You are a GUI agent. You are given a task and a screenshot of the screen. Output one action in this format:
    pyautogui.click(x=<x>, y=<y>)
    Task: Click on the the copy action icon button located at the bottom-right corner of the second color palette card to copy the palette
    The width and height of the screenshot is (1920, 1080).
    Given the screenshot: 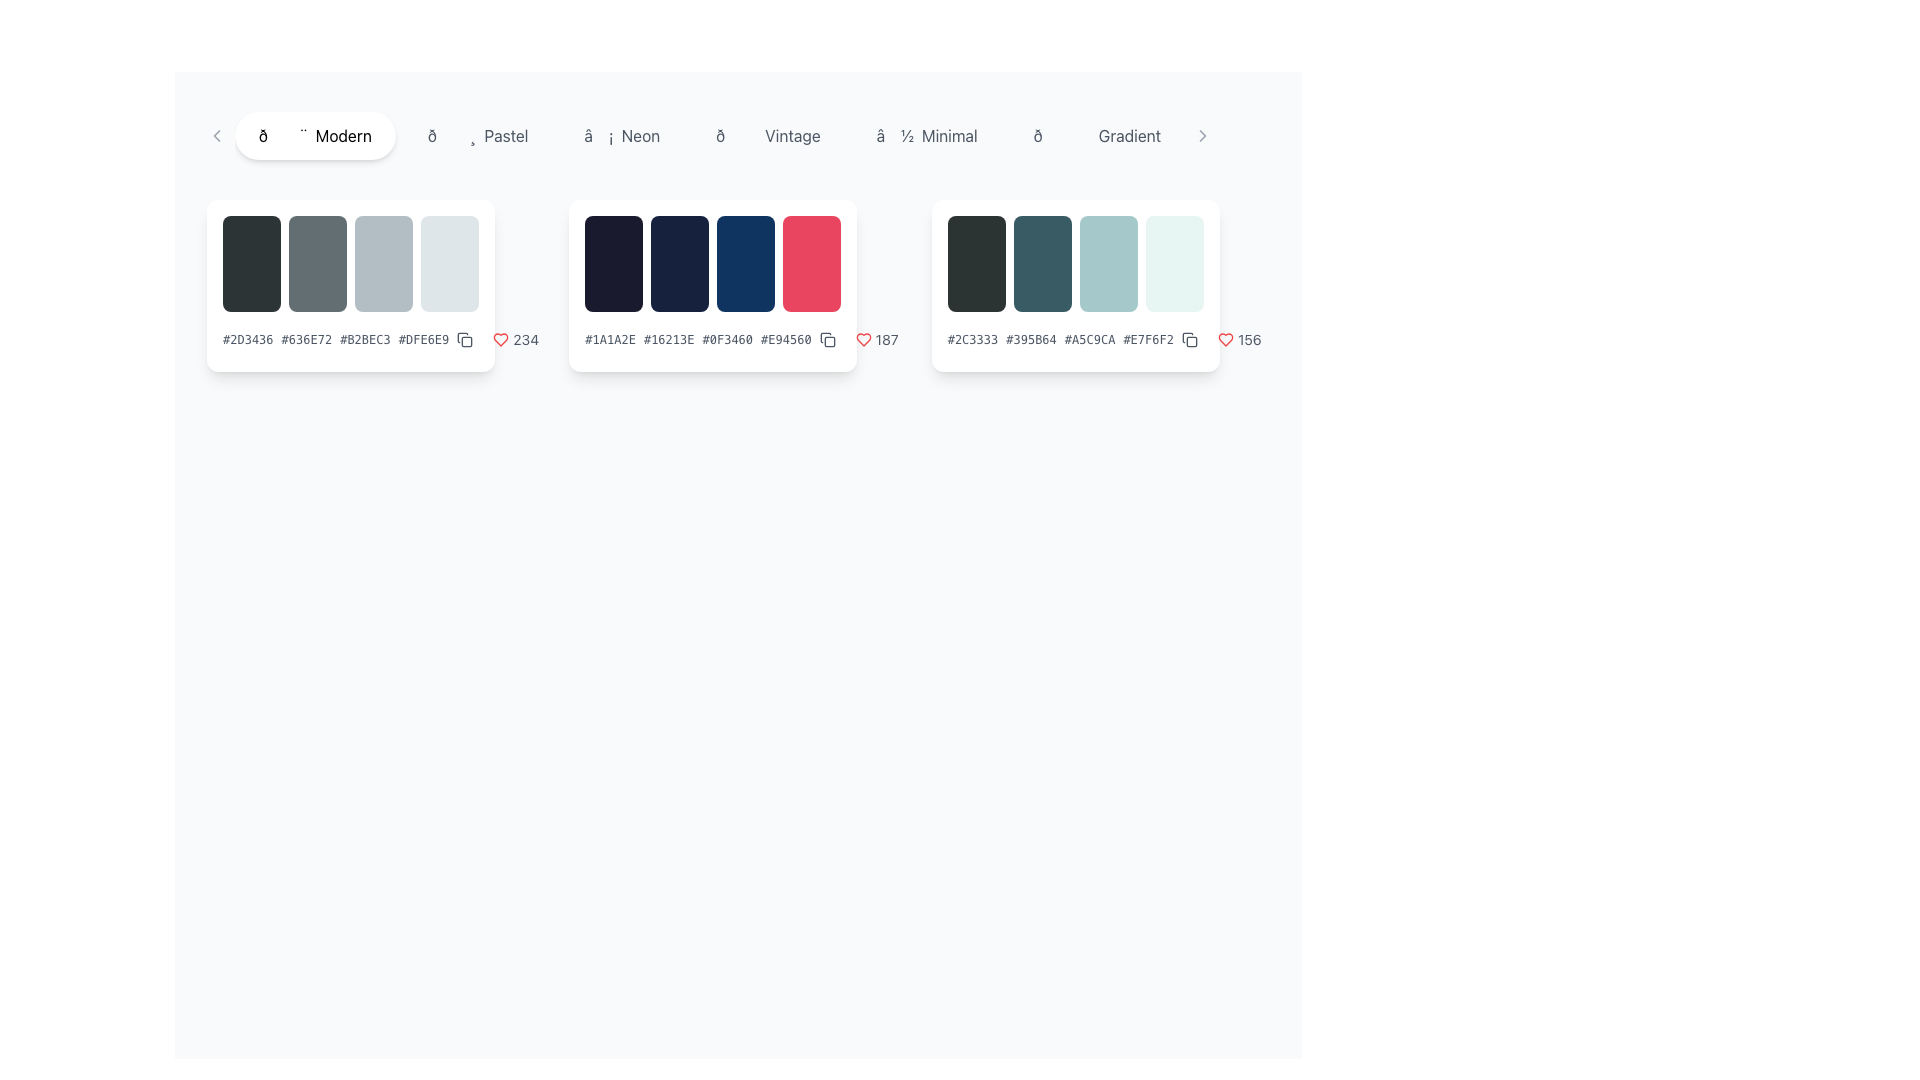 What is the action you would take?
    pyautogui.click(x=827, y=338)
    